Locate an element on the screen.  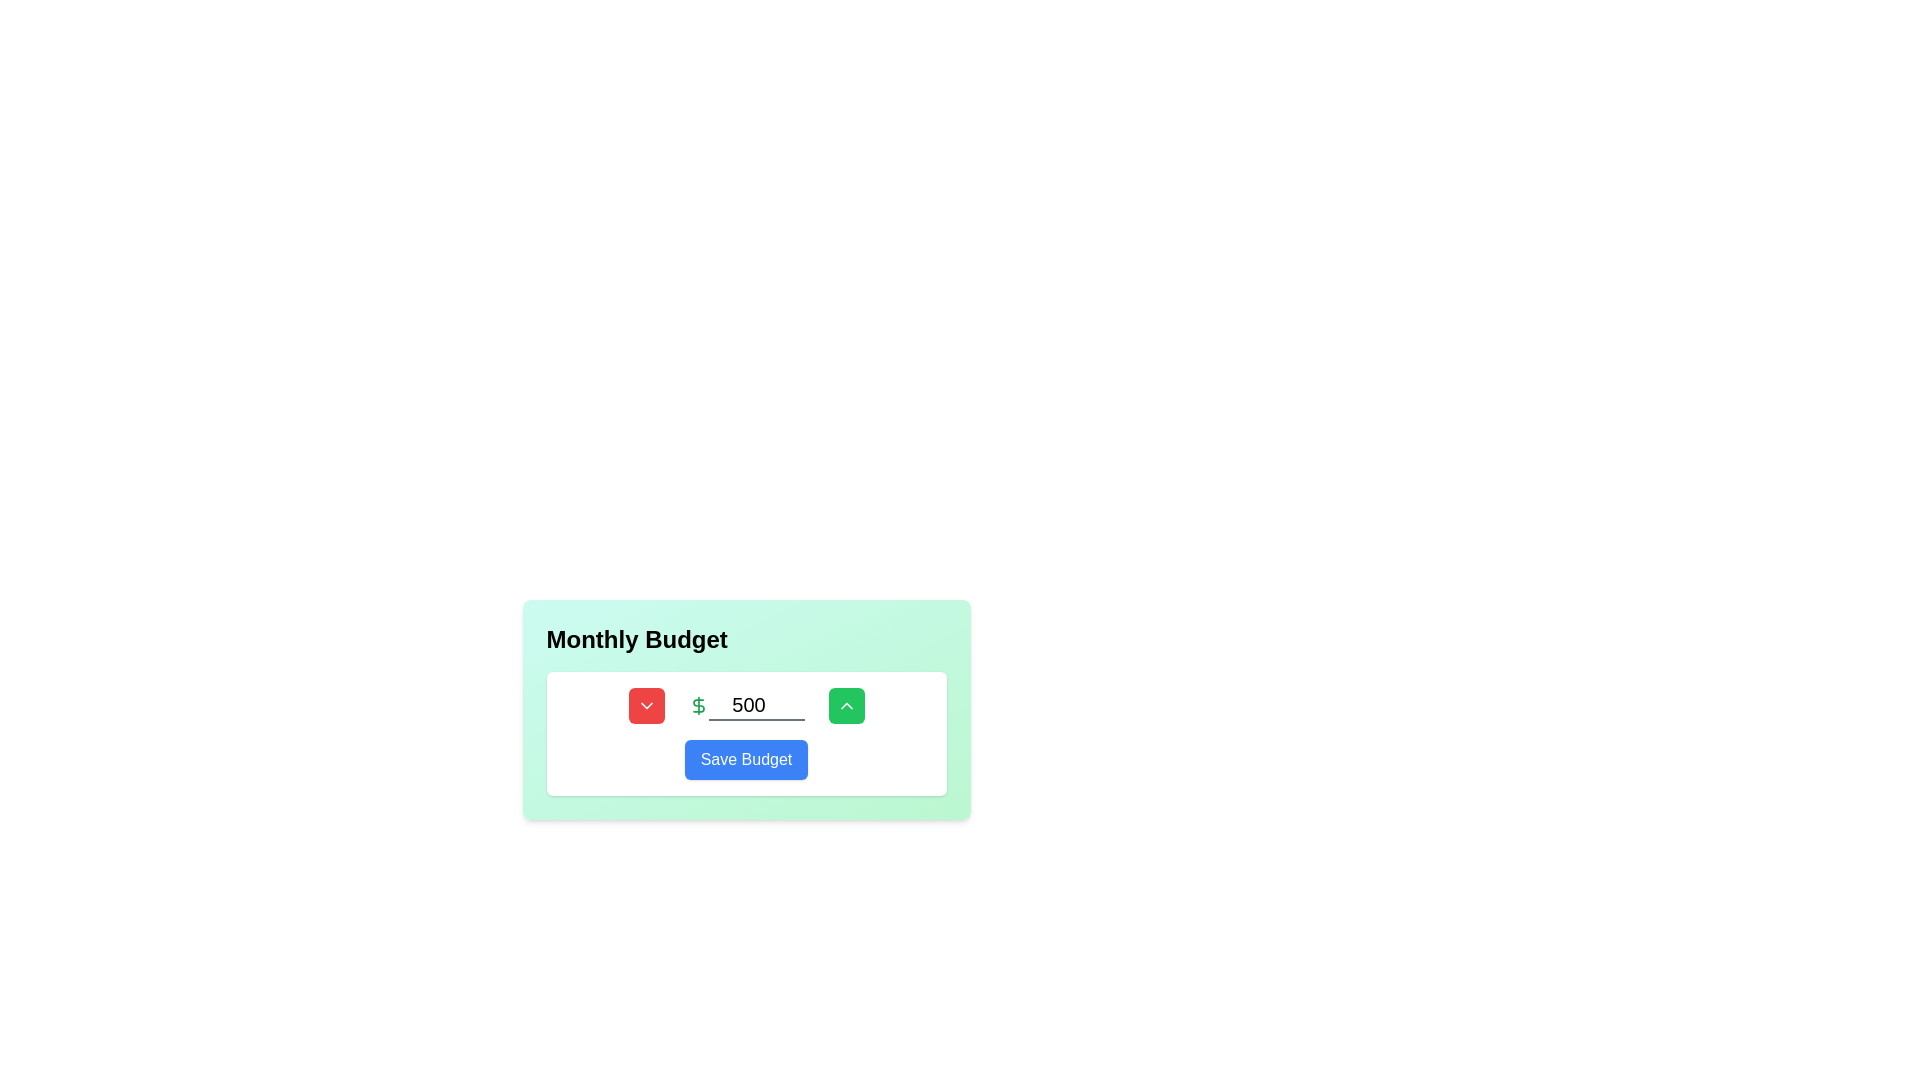
the submit button located in the lower section of the card-like structure with a light green background is located at coordinates (745, 759).